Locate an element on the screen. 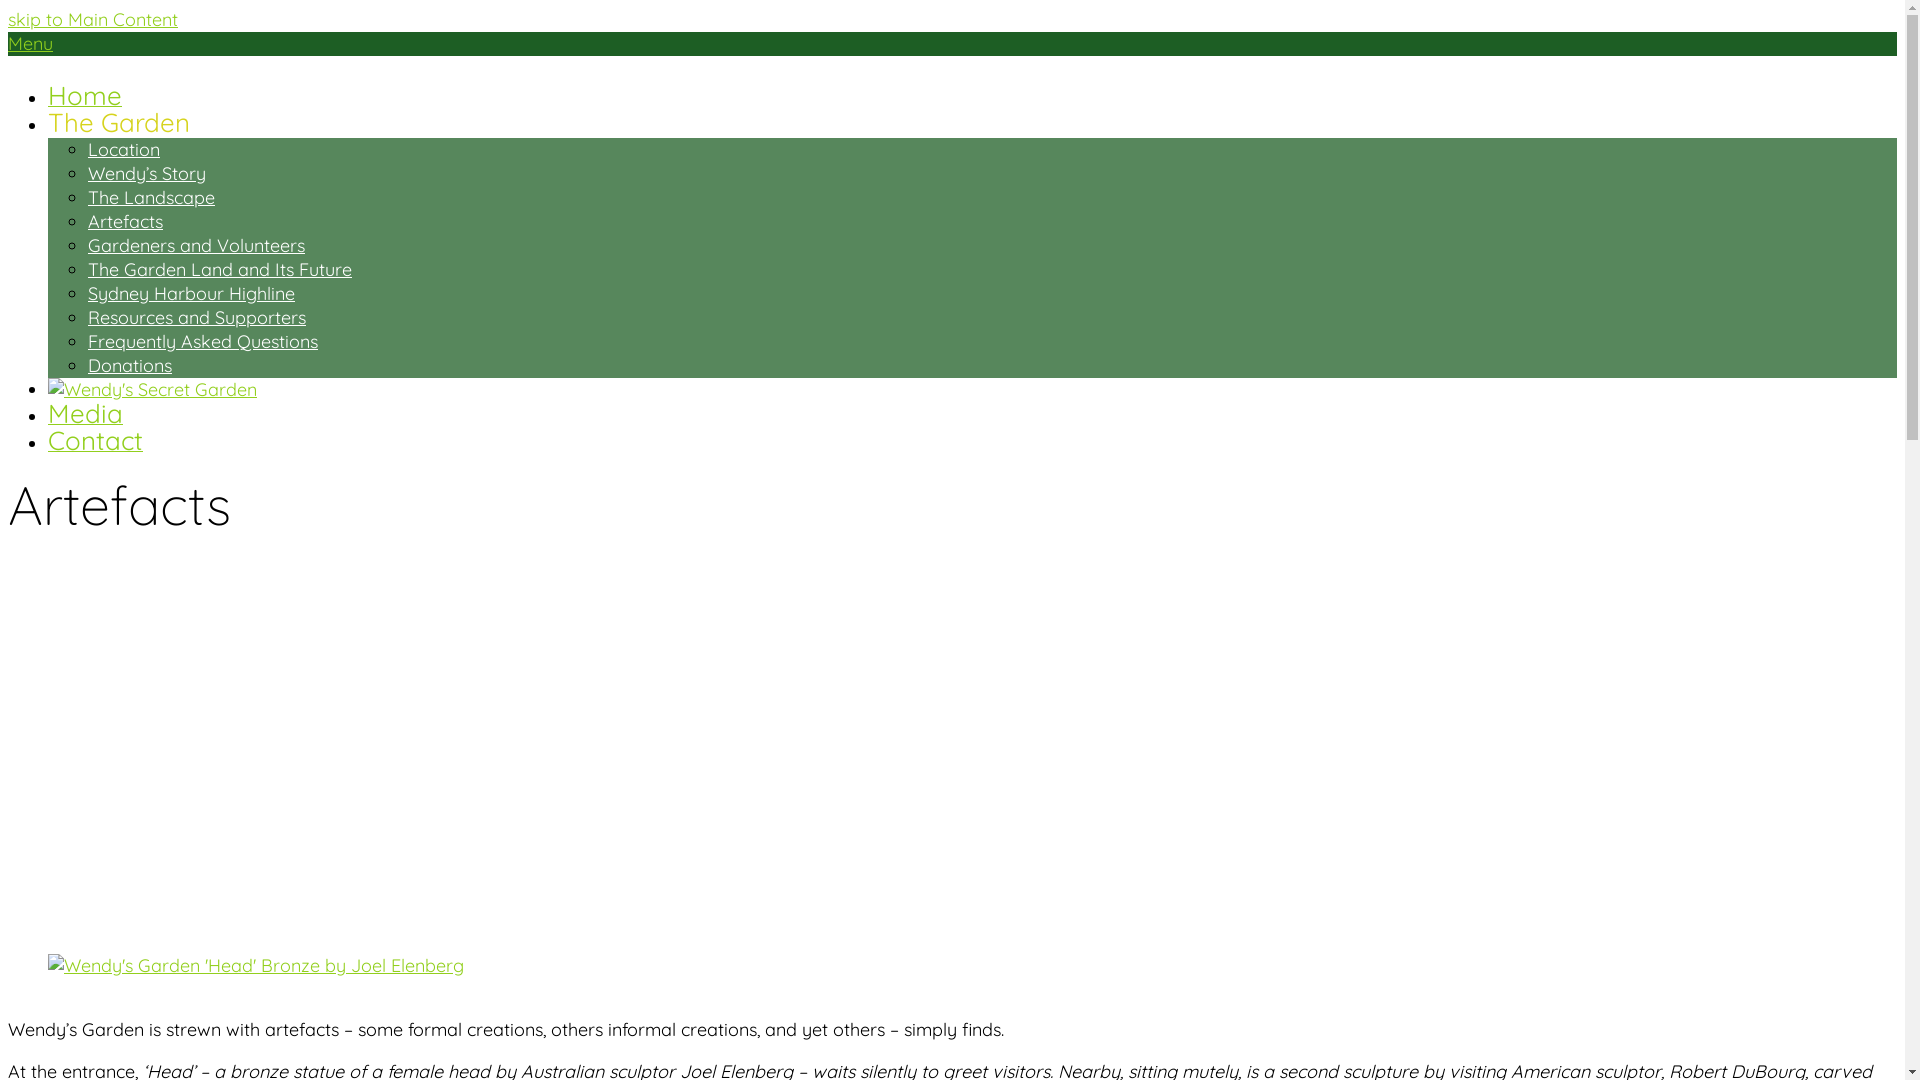 The width and height of the screenshot is (1920, 1080). 'Menu' is located at coordinates (30, 43).